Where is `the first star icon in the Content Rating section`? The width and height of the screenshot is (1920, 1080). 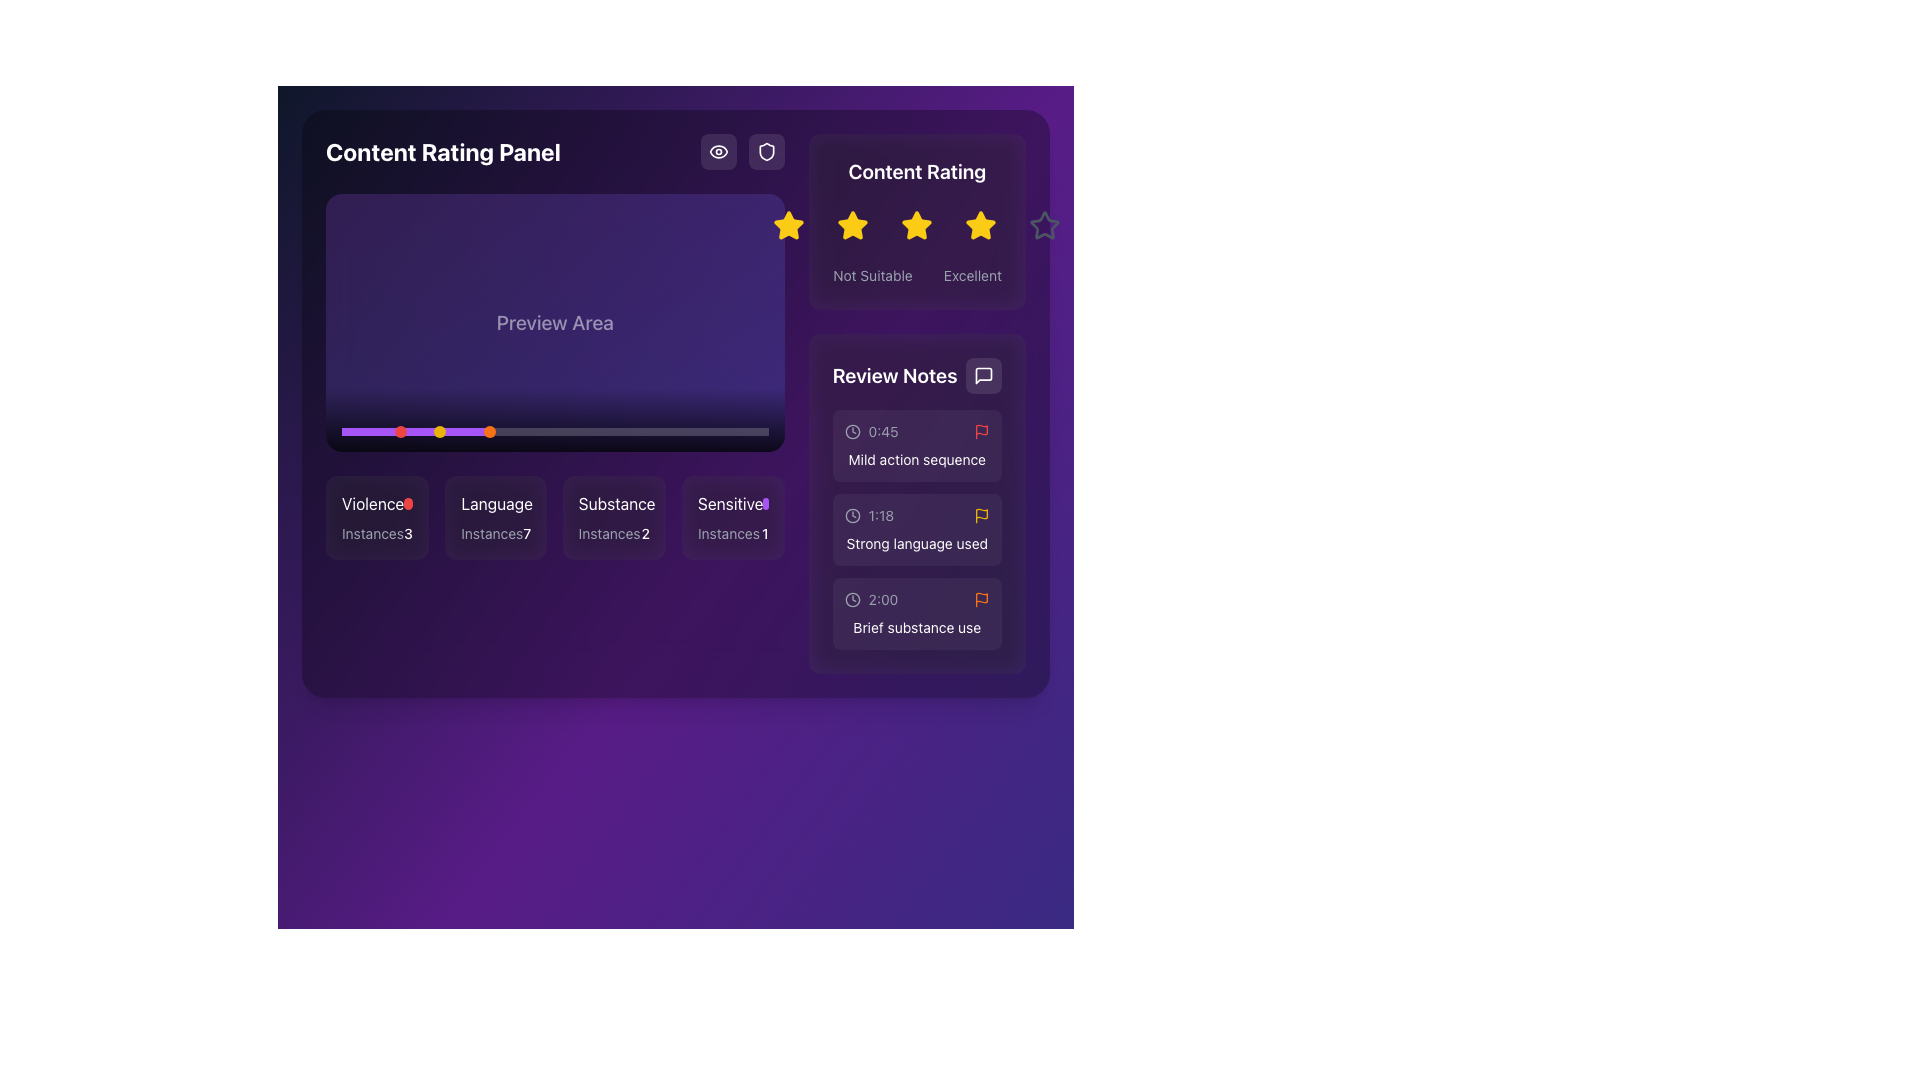
the first star icon in the Content Rating section is located at coordinates (788, 225).